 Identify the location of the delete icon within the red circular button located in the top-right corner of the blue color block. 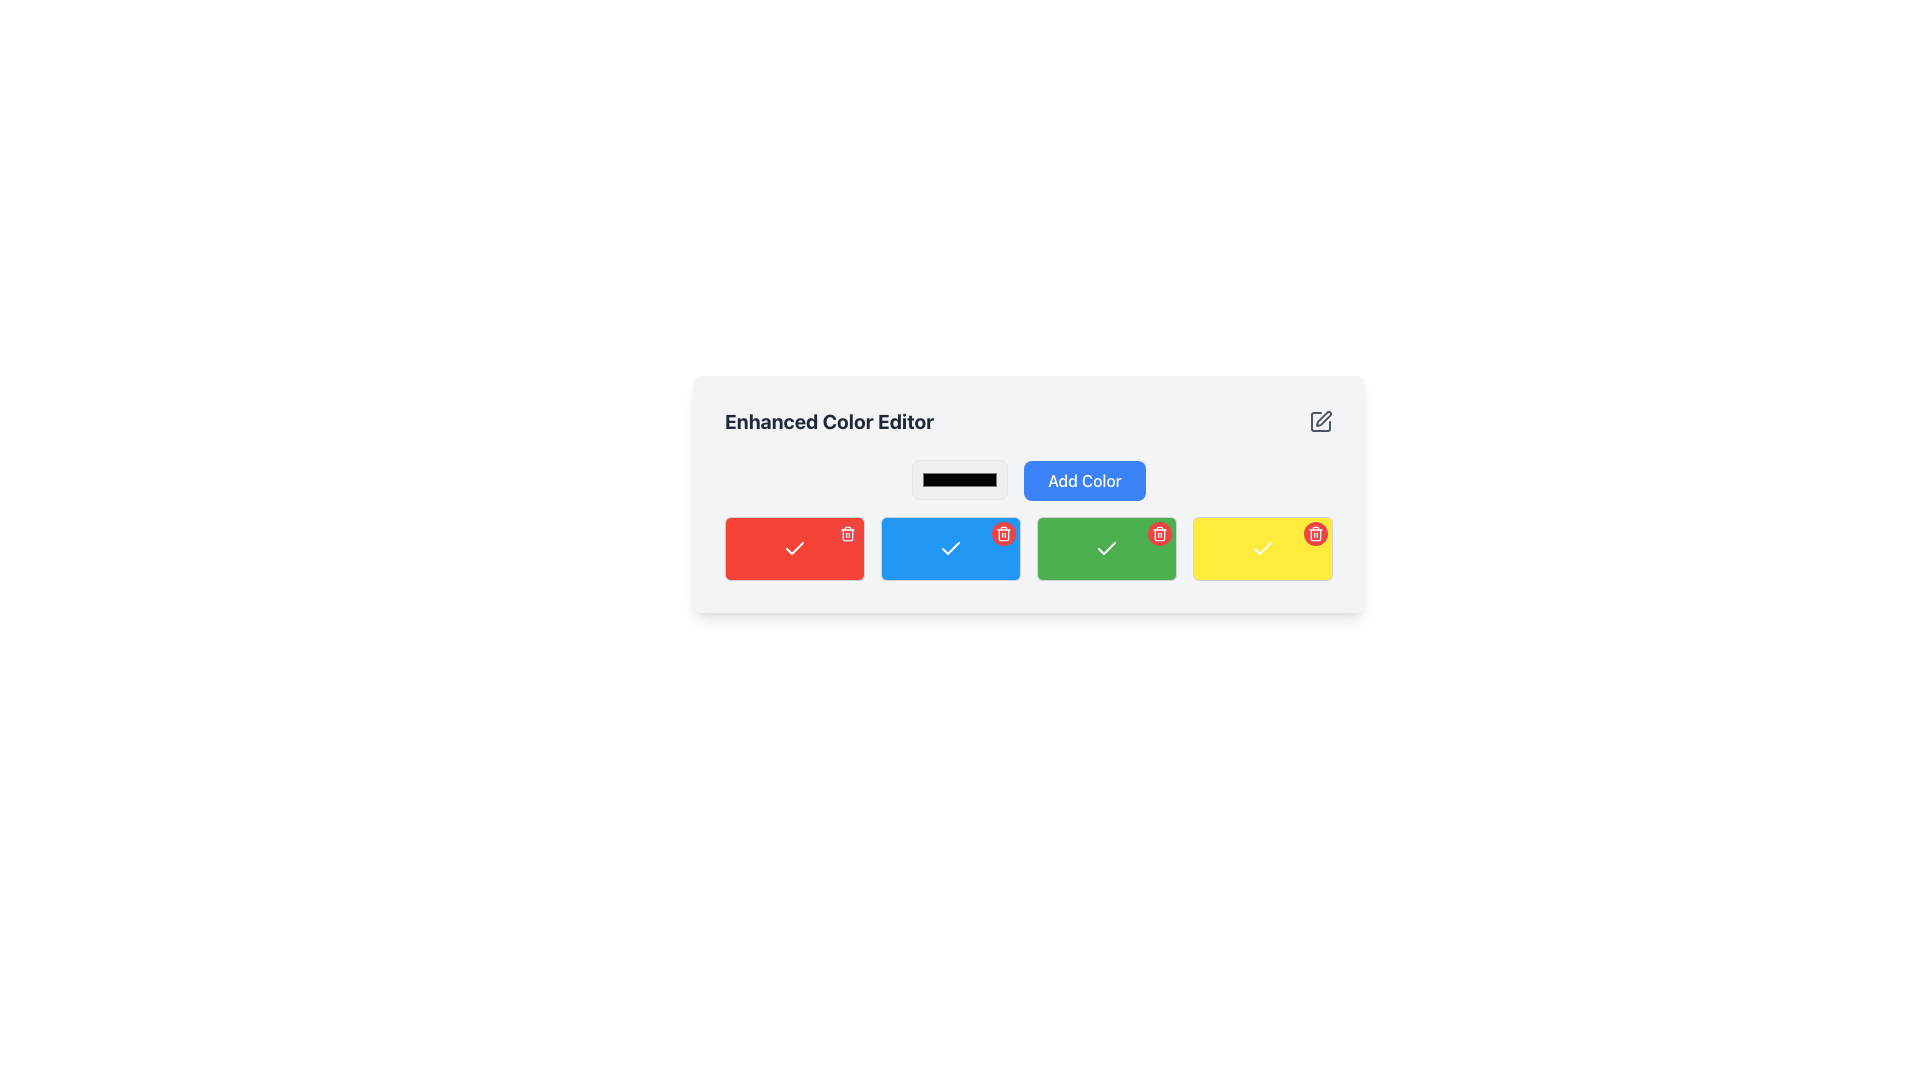
(1003, 532).